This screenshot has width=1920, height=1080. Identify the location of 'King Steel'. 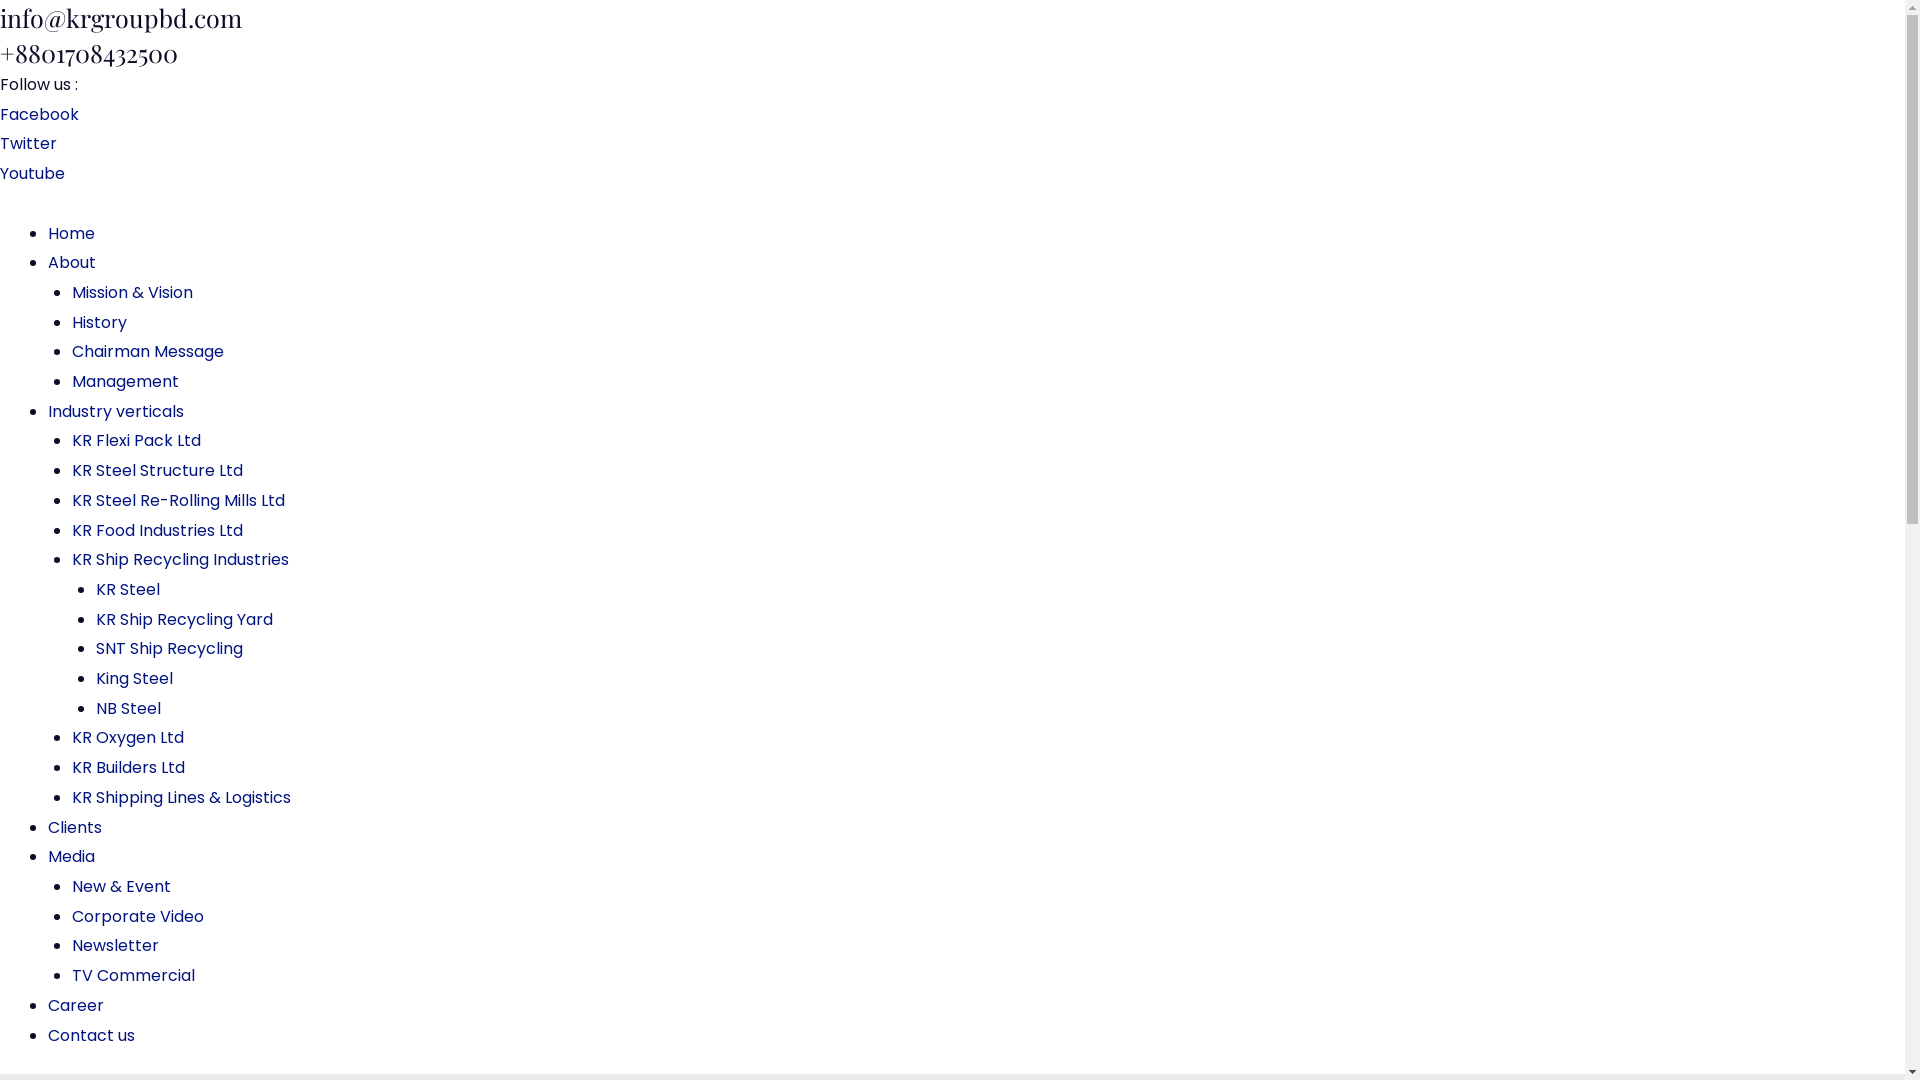
(133, 677).